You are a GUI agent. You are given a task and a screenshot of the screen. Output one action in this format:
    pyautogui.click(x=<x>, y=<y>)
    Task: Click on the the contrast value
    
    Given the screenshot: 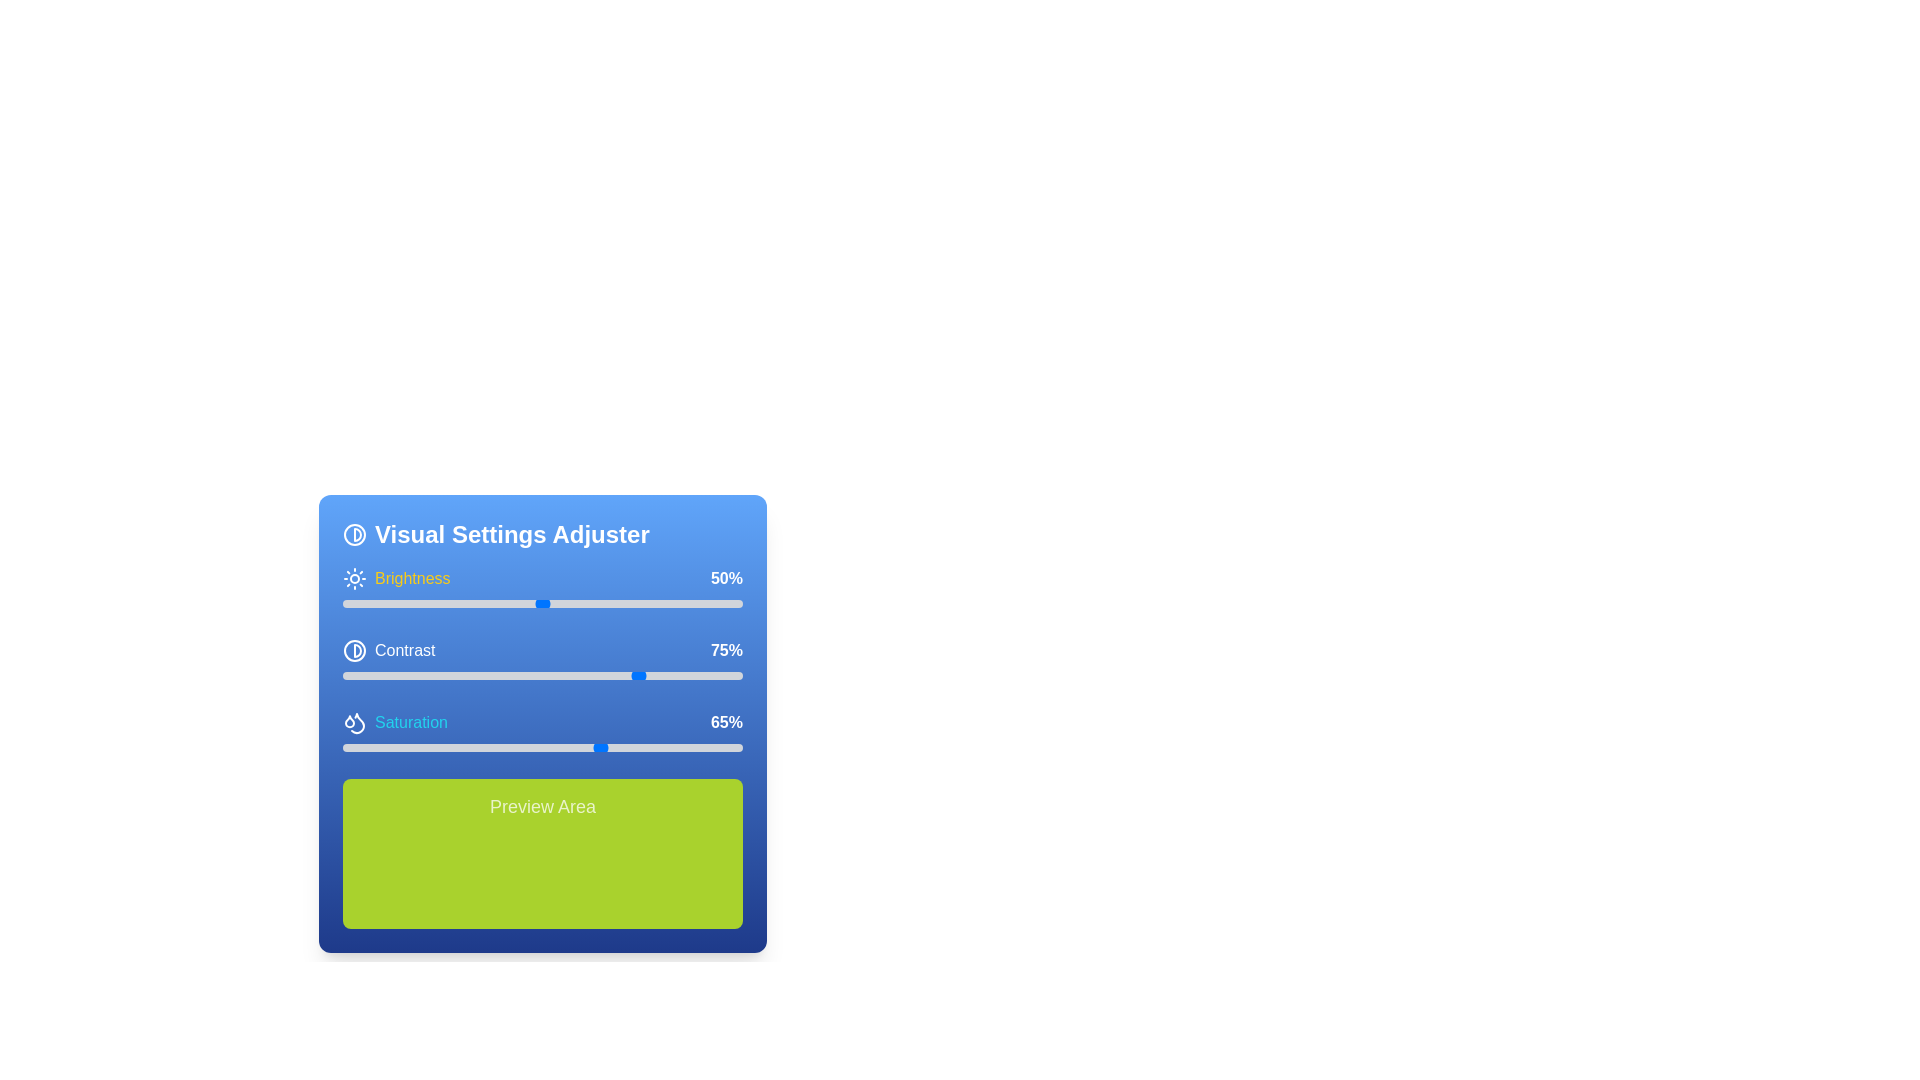 What is the action you would take?
    pyautogui.click(x=622, y=675)
    